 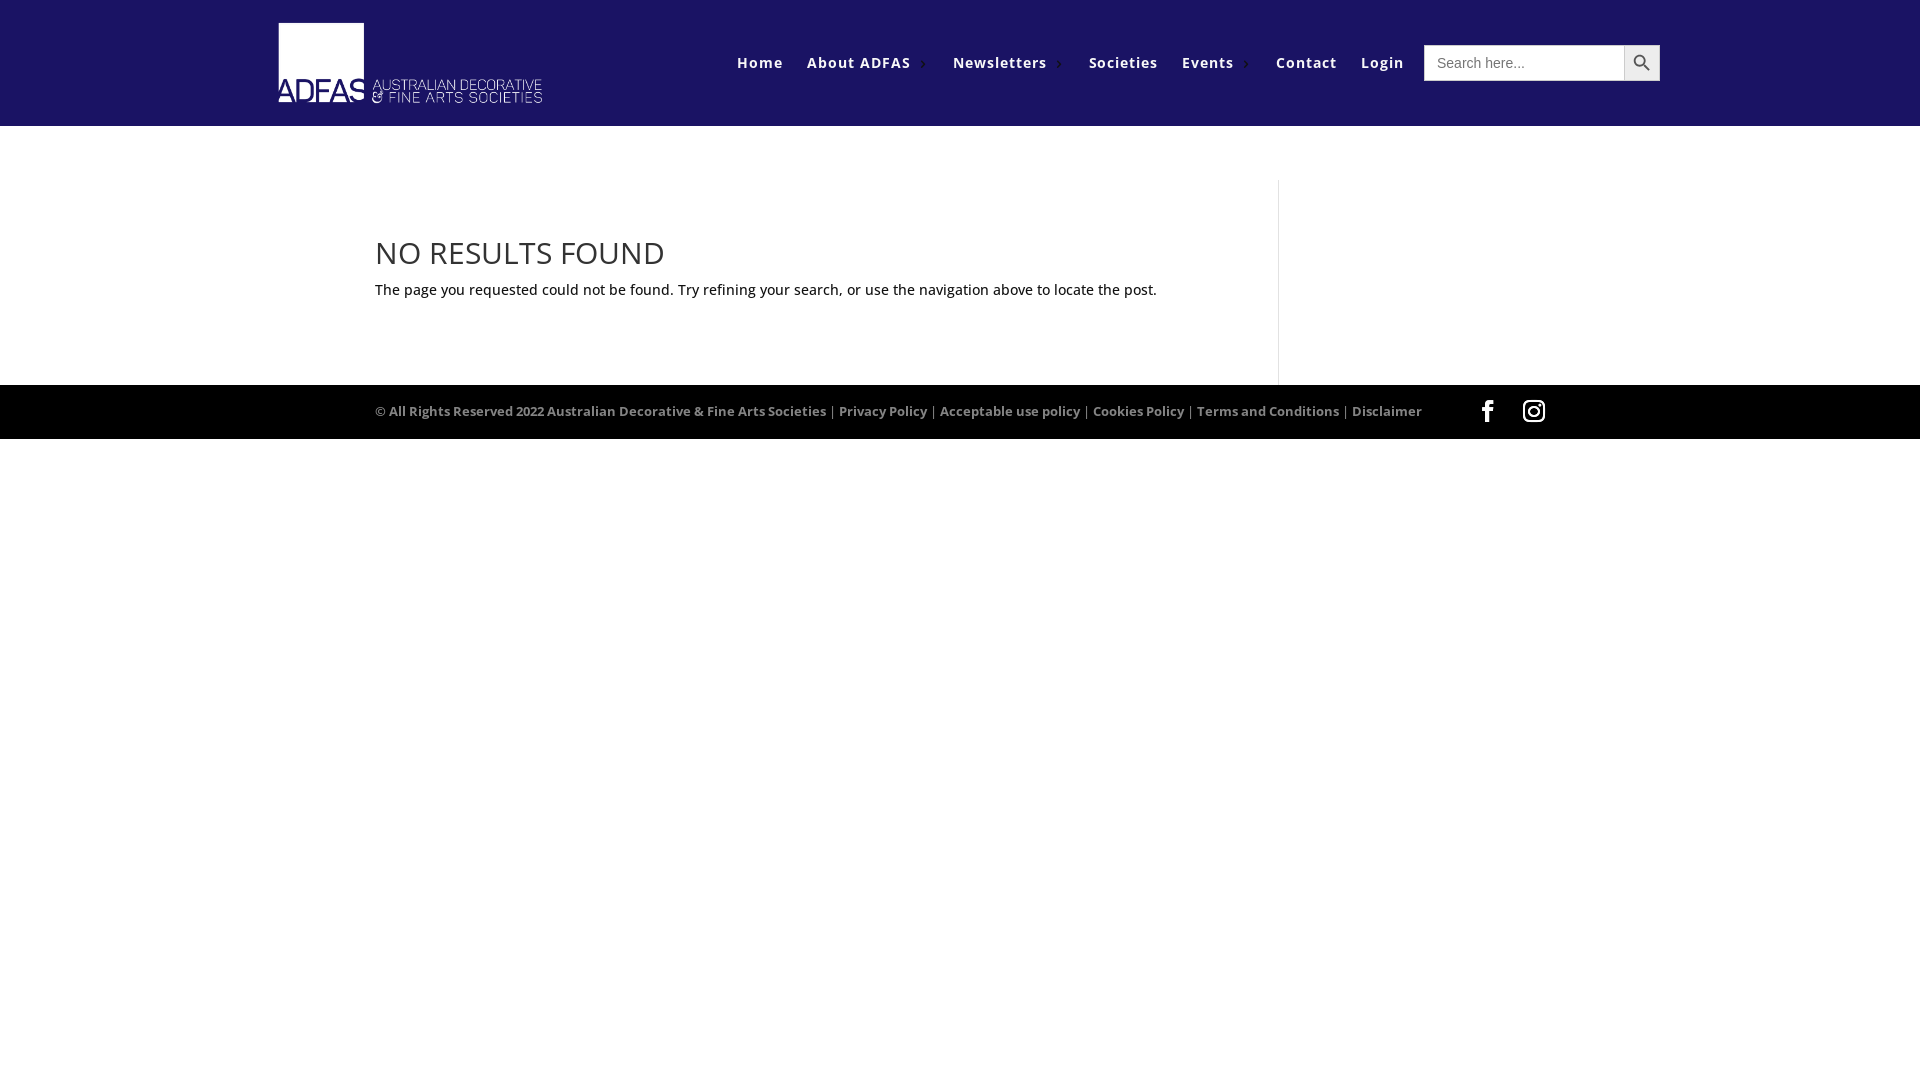 I want to click on 'Home', so click(x=736, y=61).